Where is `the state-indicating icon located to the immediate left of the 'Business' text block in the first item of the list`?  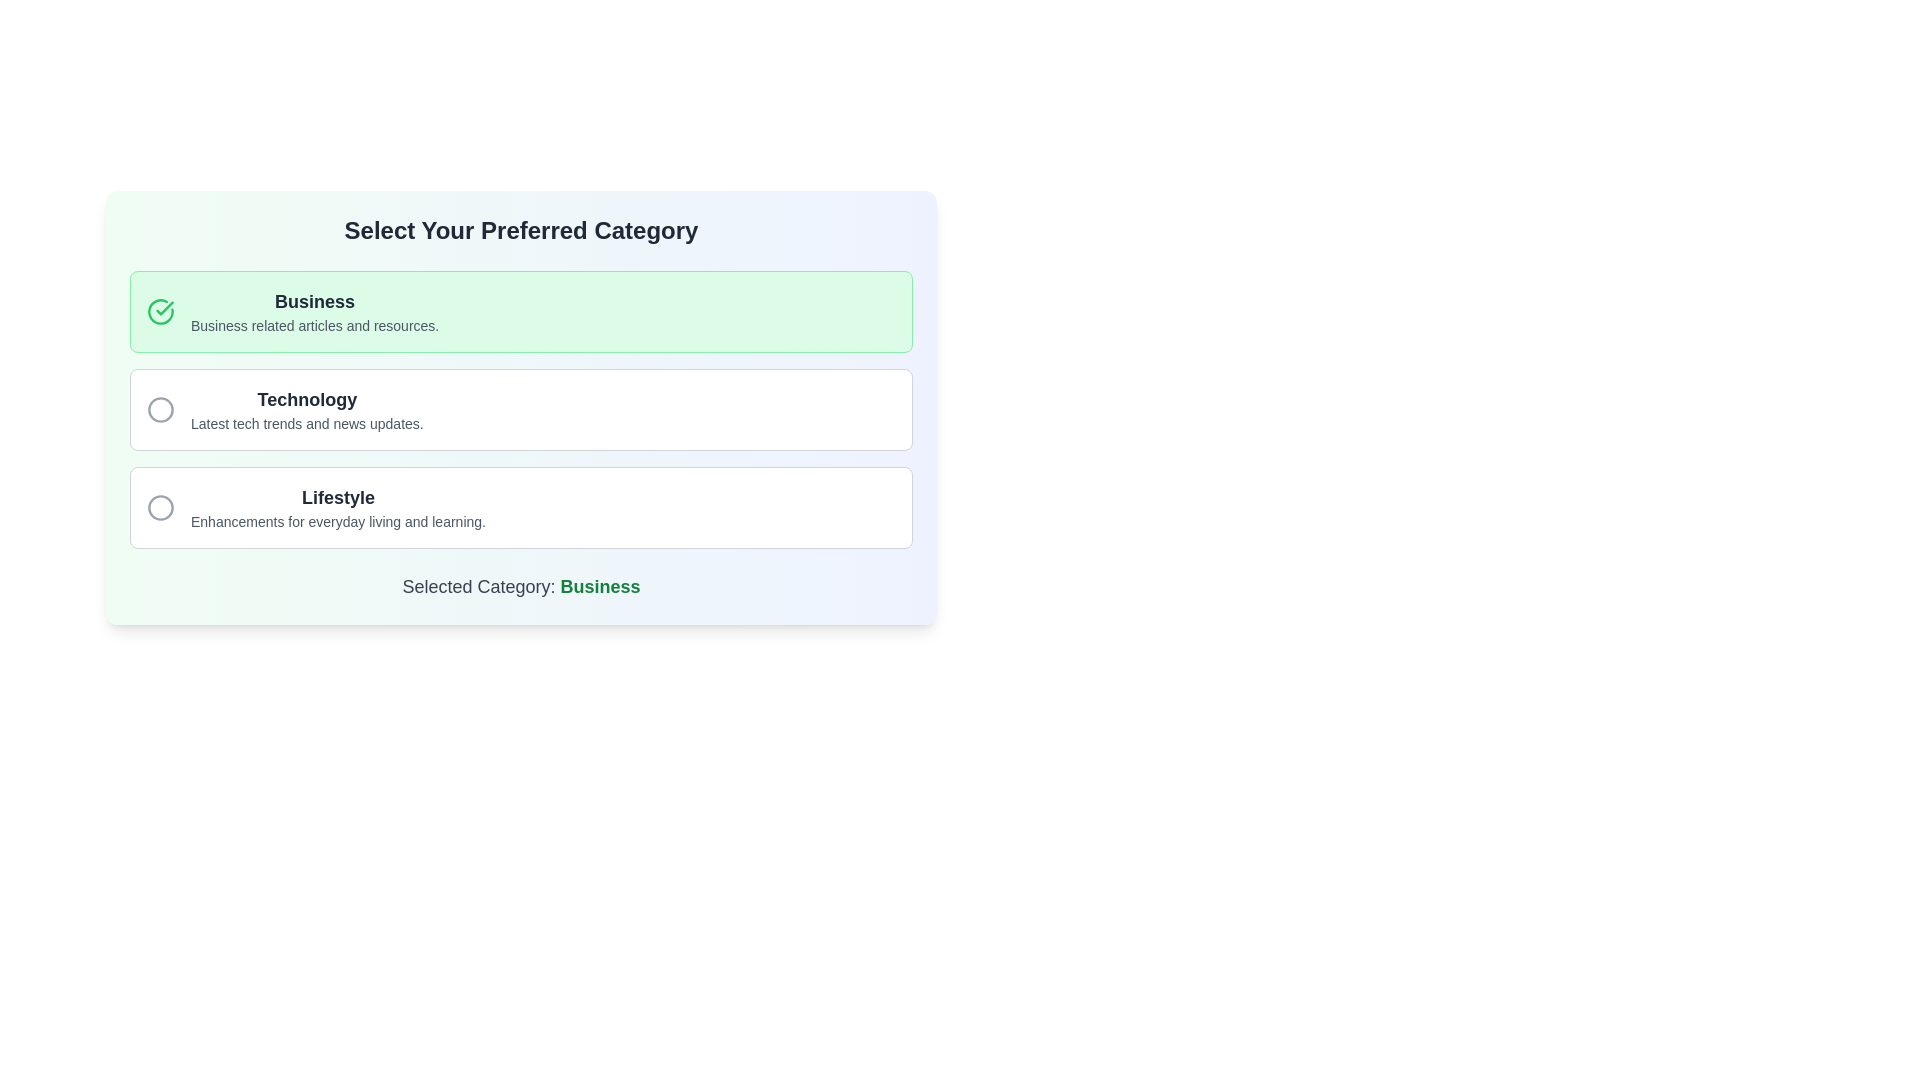
the state-indicating icon located to the immediate left of the 'Business' text block in the first item of the list is located at coordinates (161, 312).